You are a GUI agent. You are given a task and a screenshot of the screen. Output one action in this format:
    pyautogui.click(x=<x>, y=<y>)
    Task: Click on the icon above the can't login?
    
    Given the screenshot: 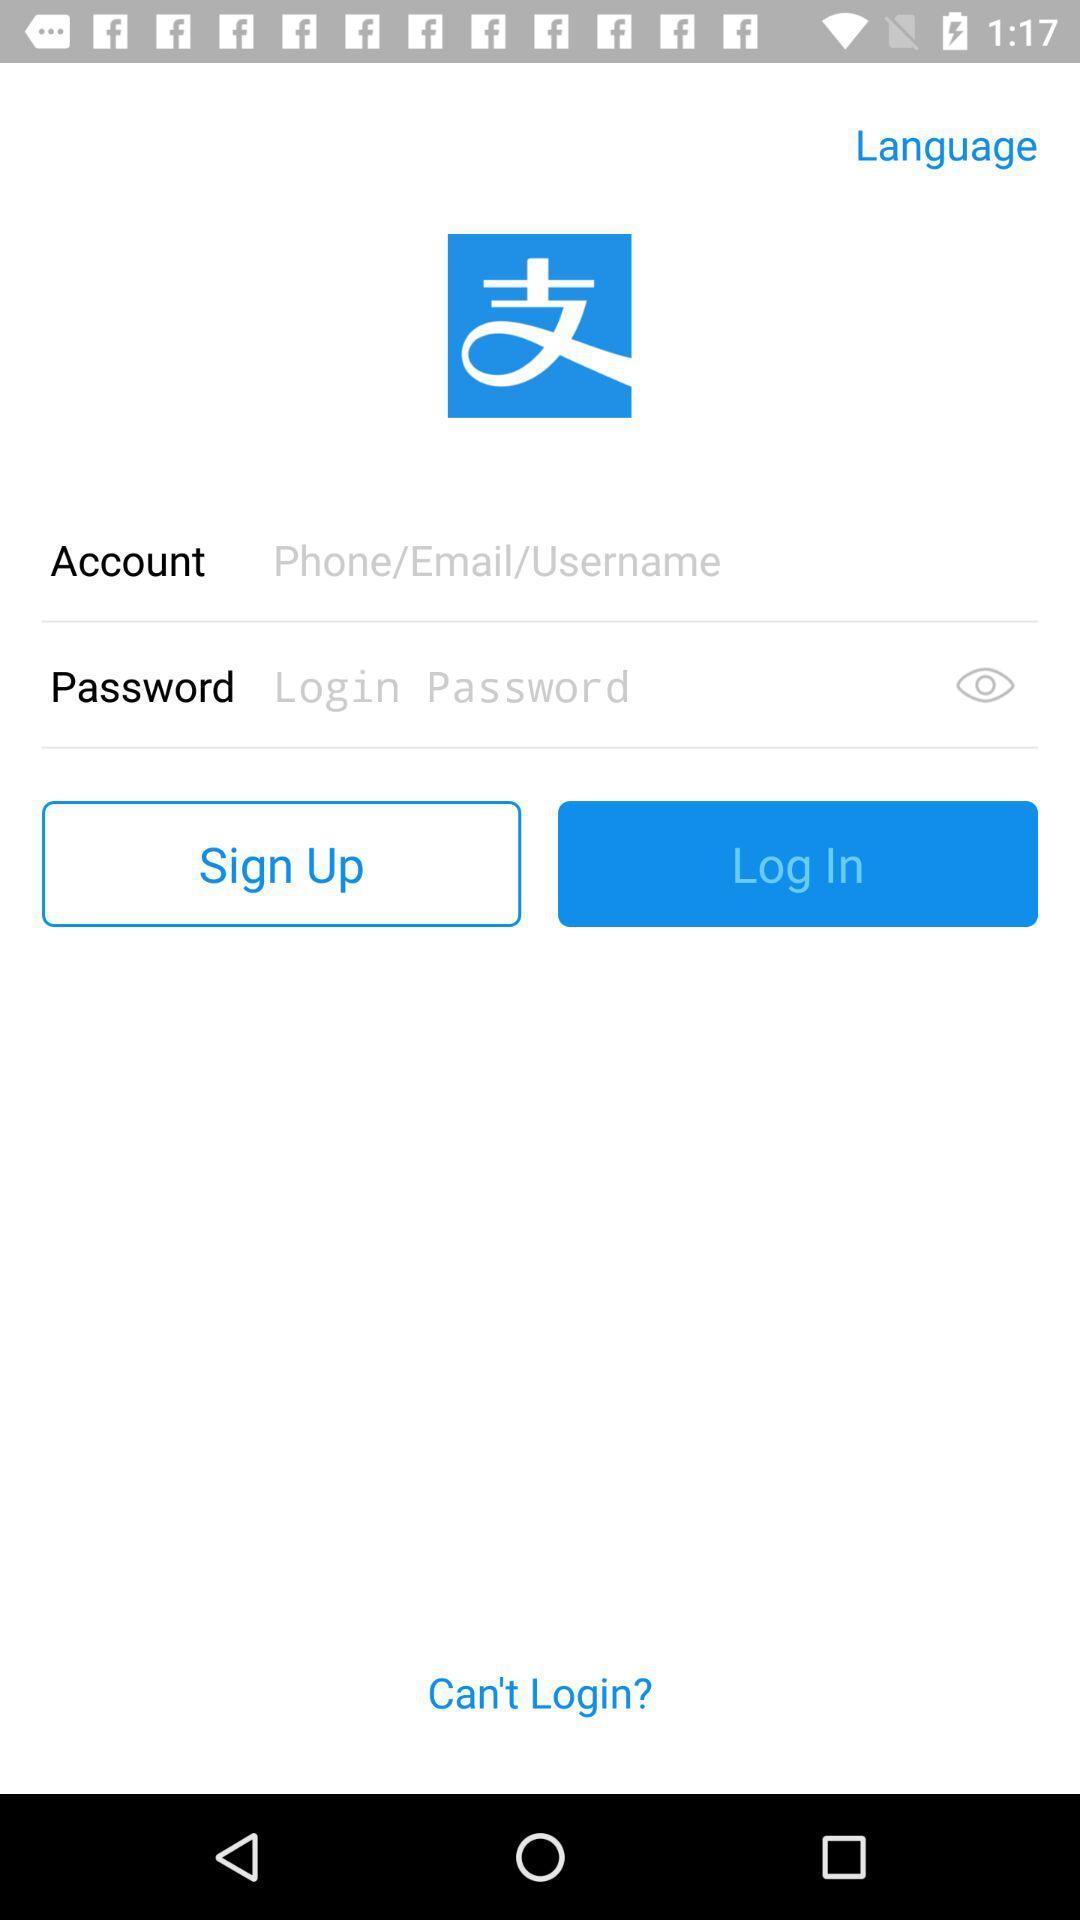 What is the action you would take?
    pyautogui.click(x=797, y=864)
    